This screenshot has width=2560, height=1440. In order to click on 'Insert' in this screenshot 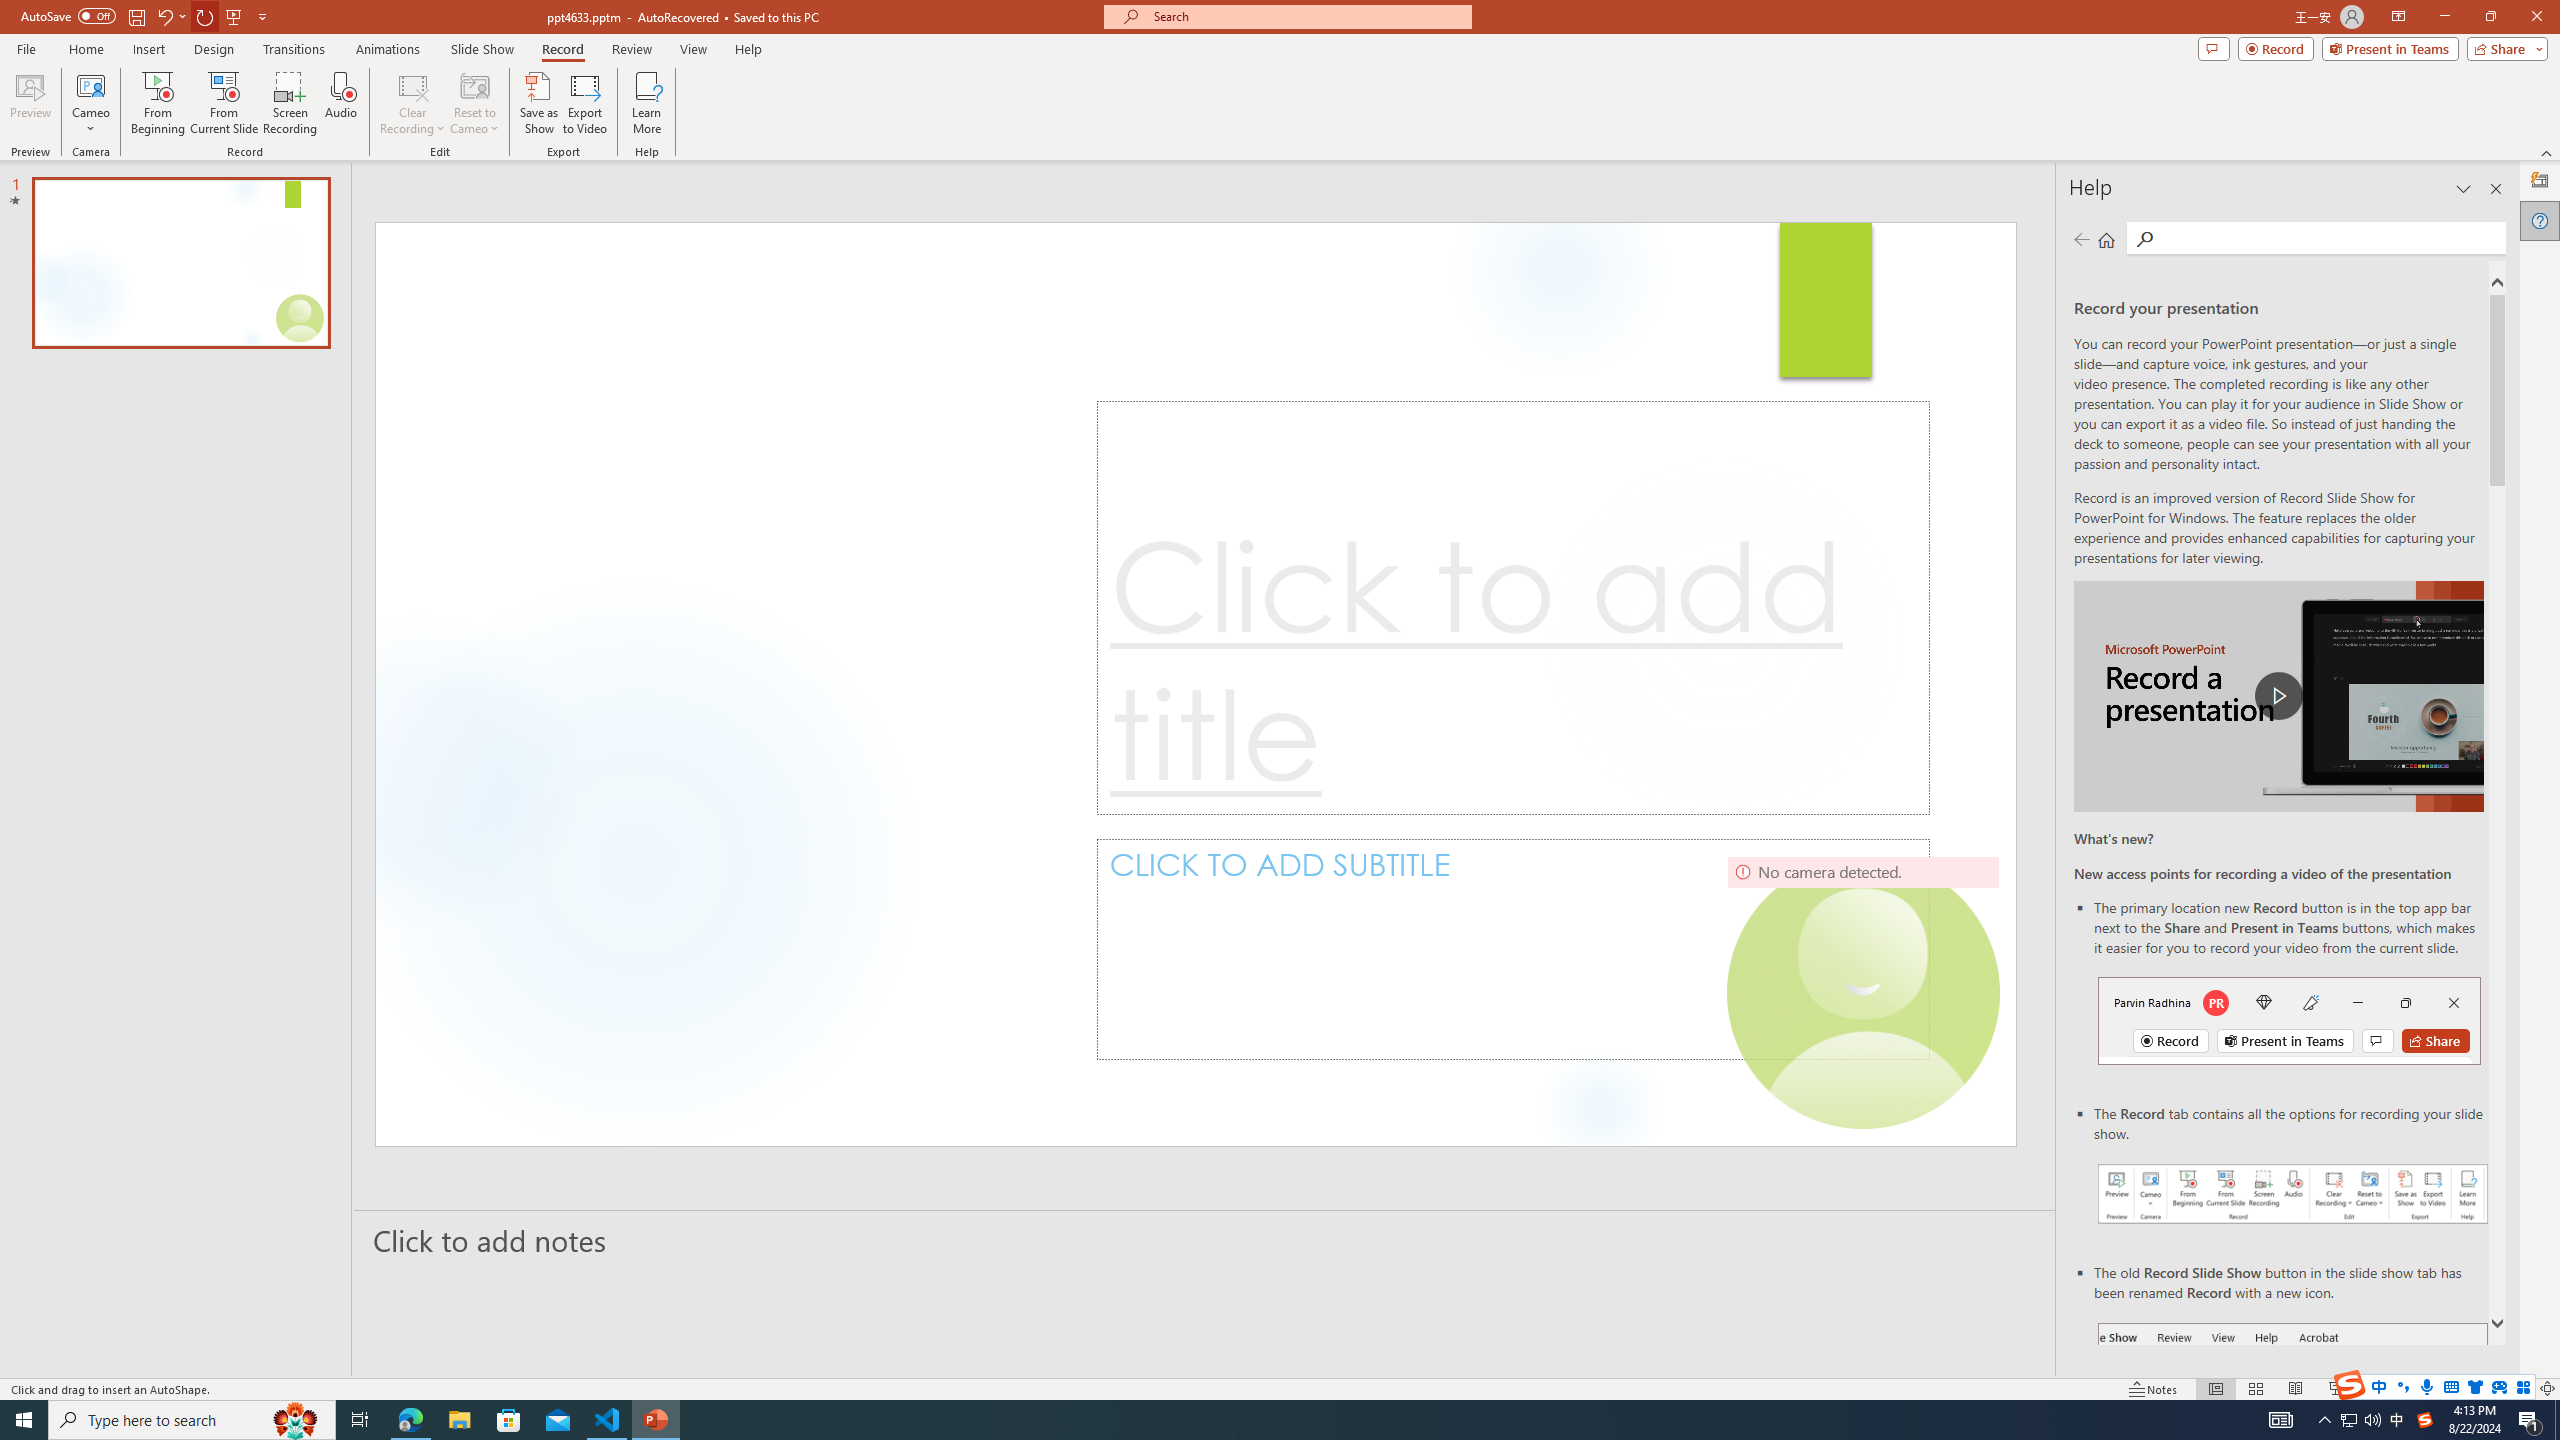, I will do `click(147, 49)`.